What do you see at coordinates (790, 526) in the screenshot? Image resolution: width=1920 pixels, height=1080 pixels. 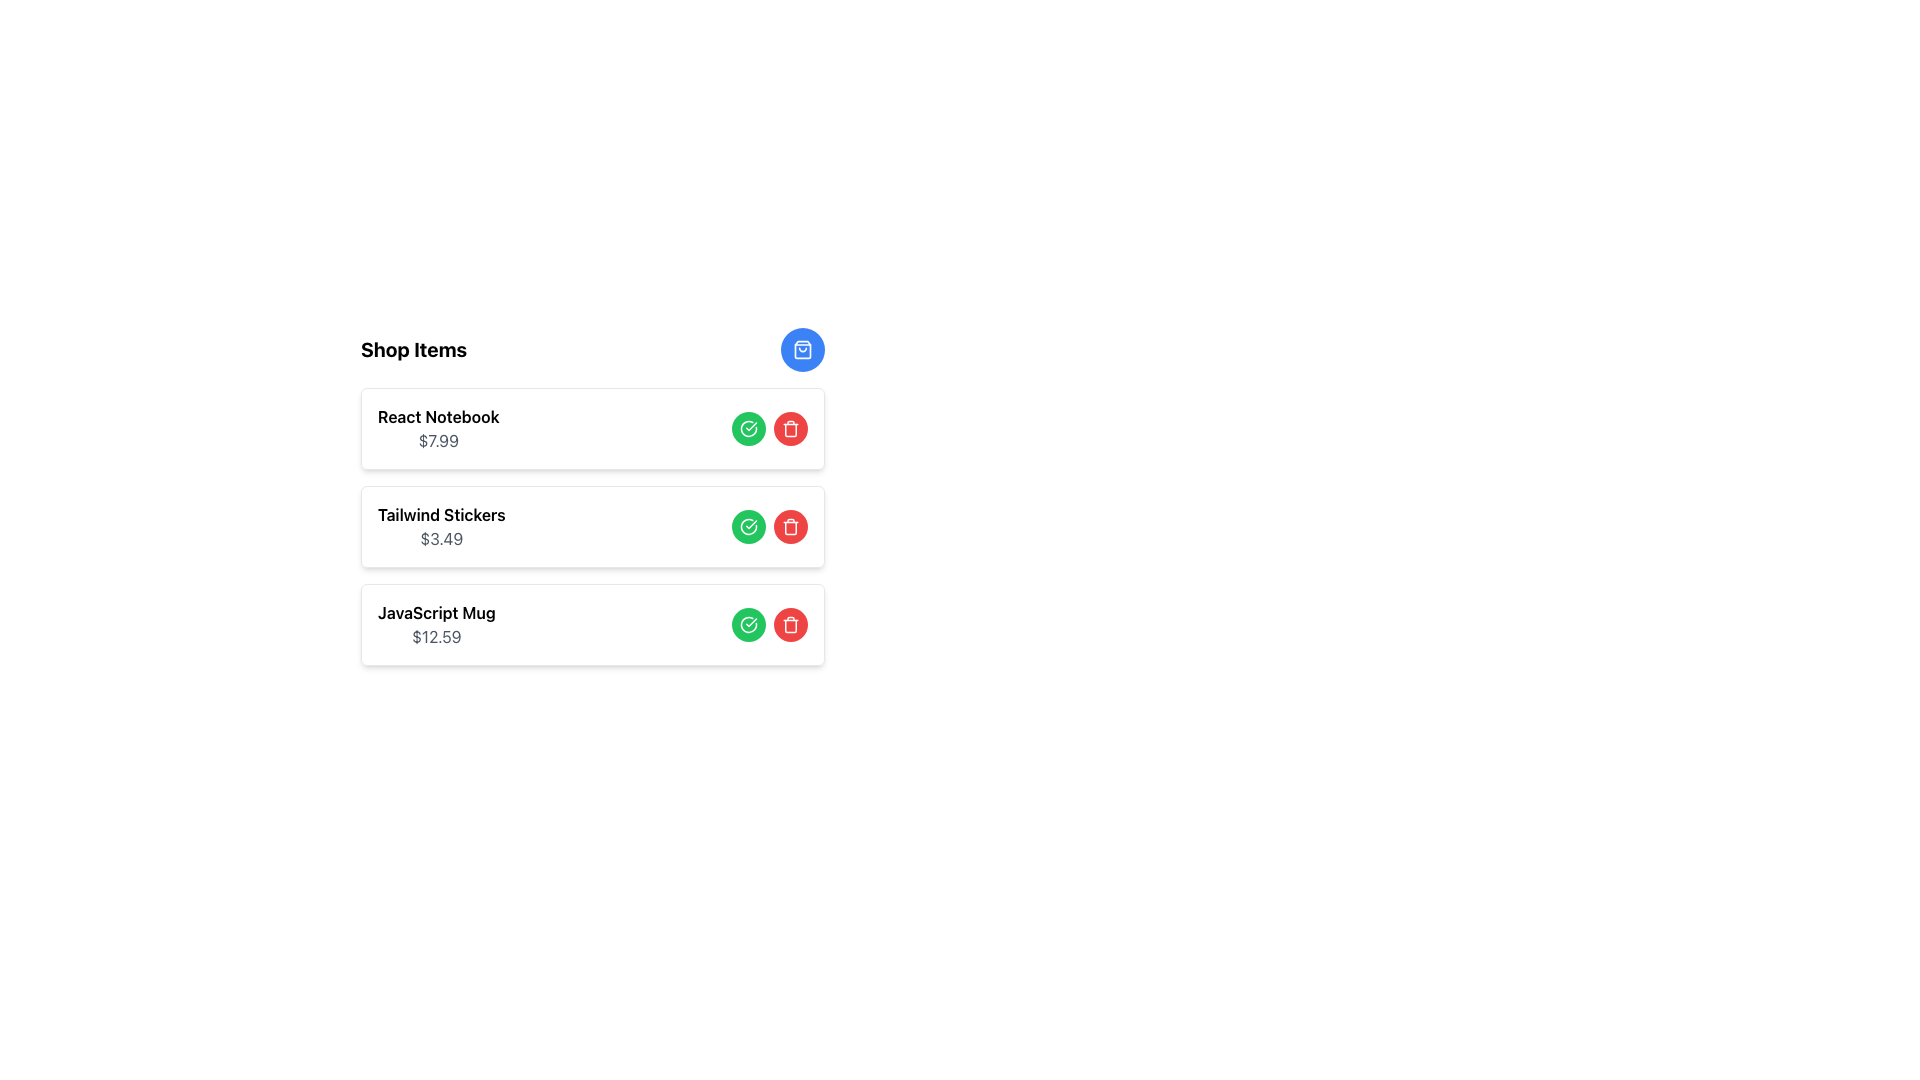 I see `the red circular button with a white trash icon located on the far right of the third line item in the 'Shop Items' list` at bounding box center [790, 526].